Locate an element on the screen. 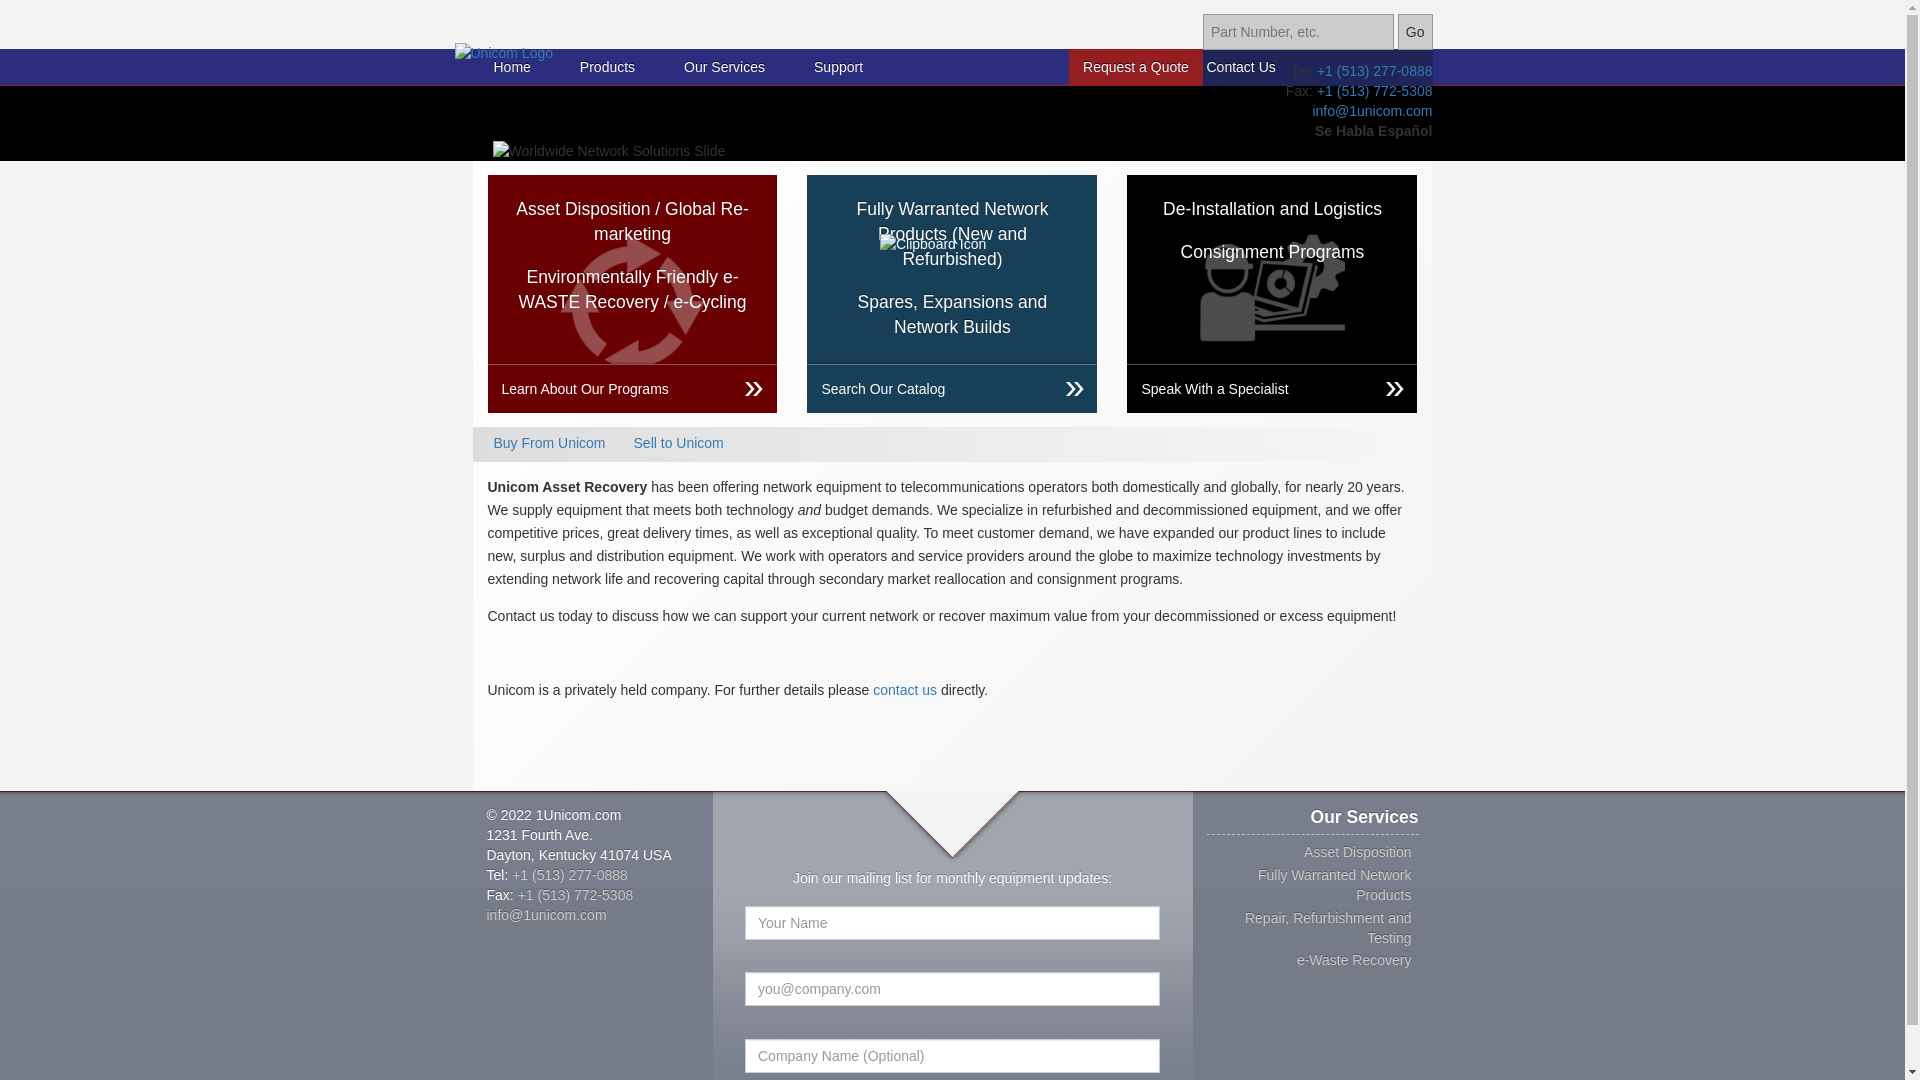 This screenshot has height=1080, width=1920. 'Products' is located at coordinates (579, 65).